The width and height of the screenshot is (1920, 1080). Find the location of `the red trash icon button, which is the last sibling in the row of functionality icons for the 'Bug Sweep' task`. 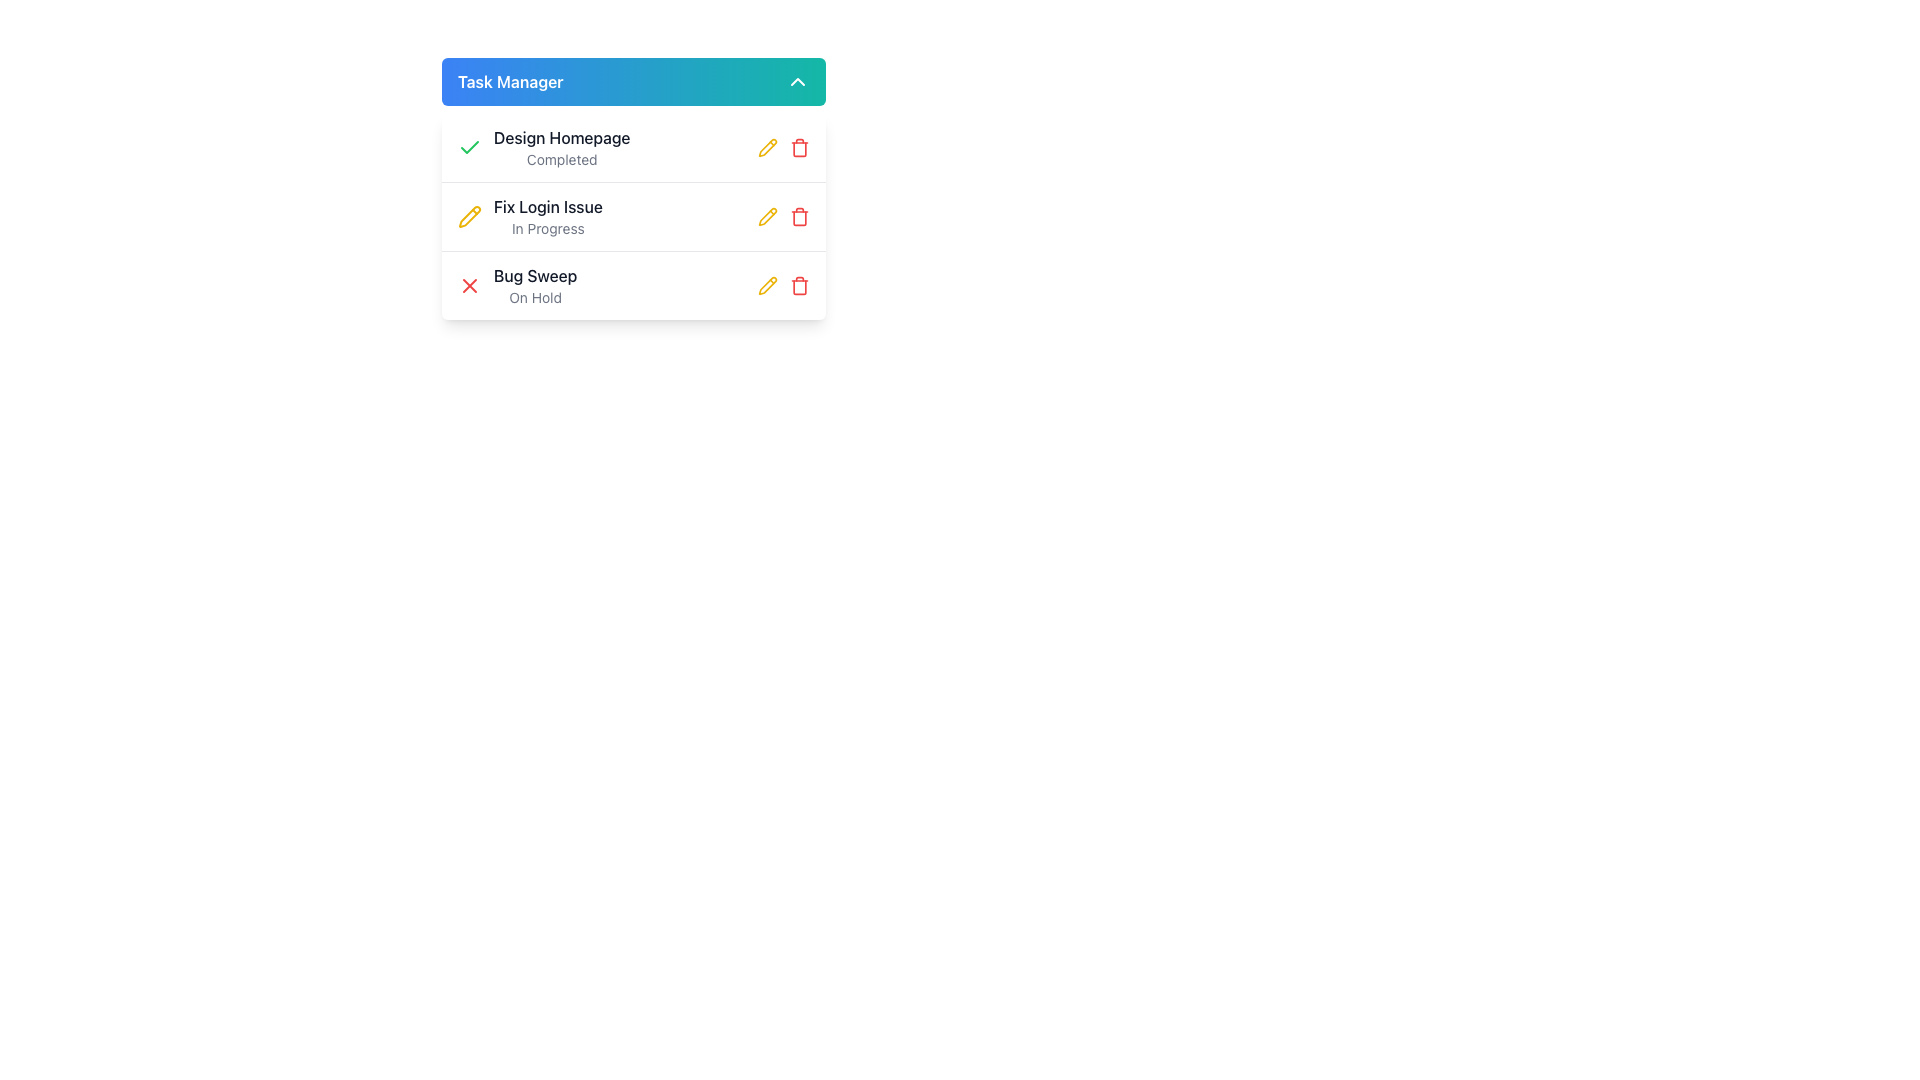

the red trash icon button, which is the last sibling in the row of functionality icons for the 'Bug Sweep' task is located at coordinates (800, 285).